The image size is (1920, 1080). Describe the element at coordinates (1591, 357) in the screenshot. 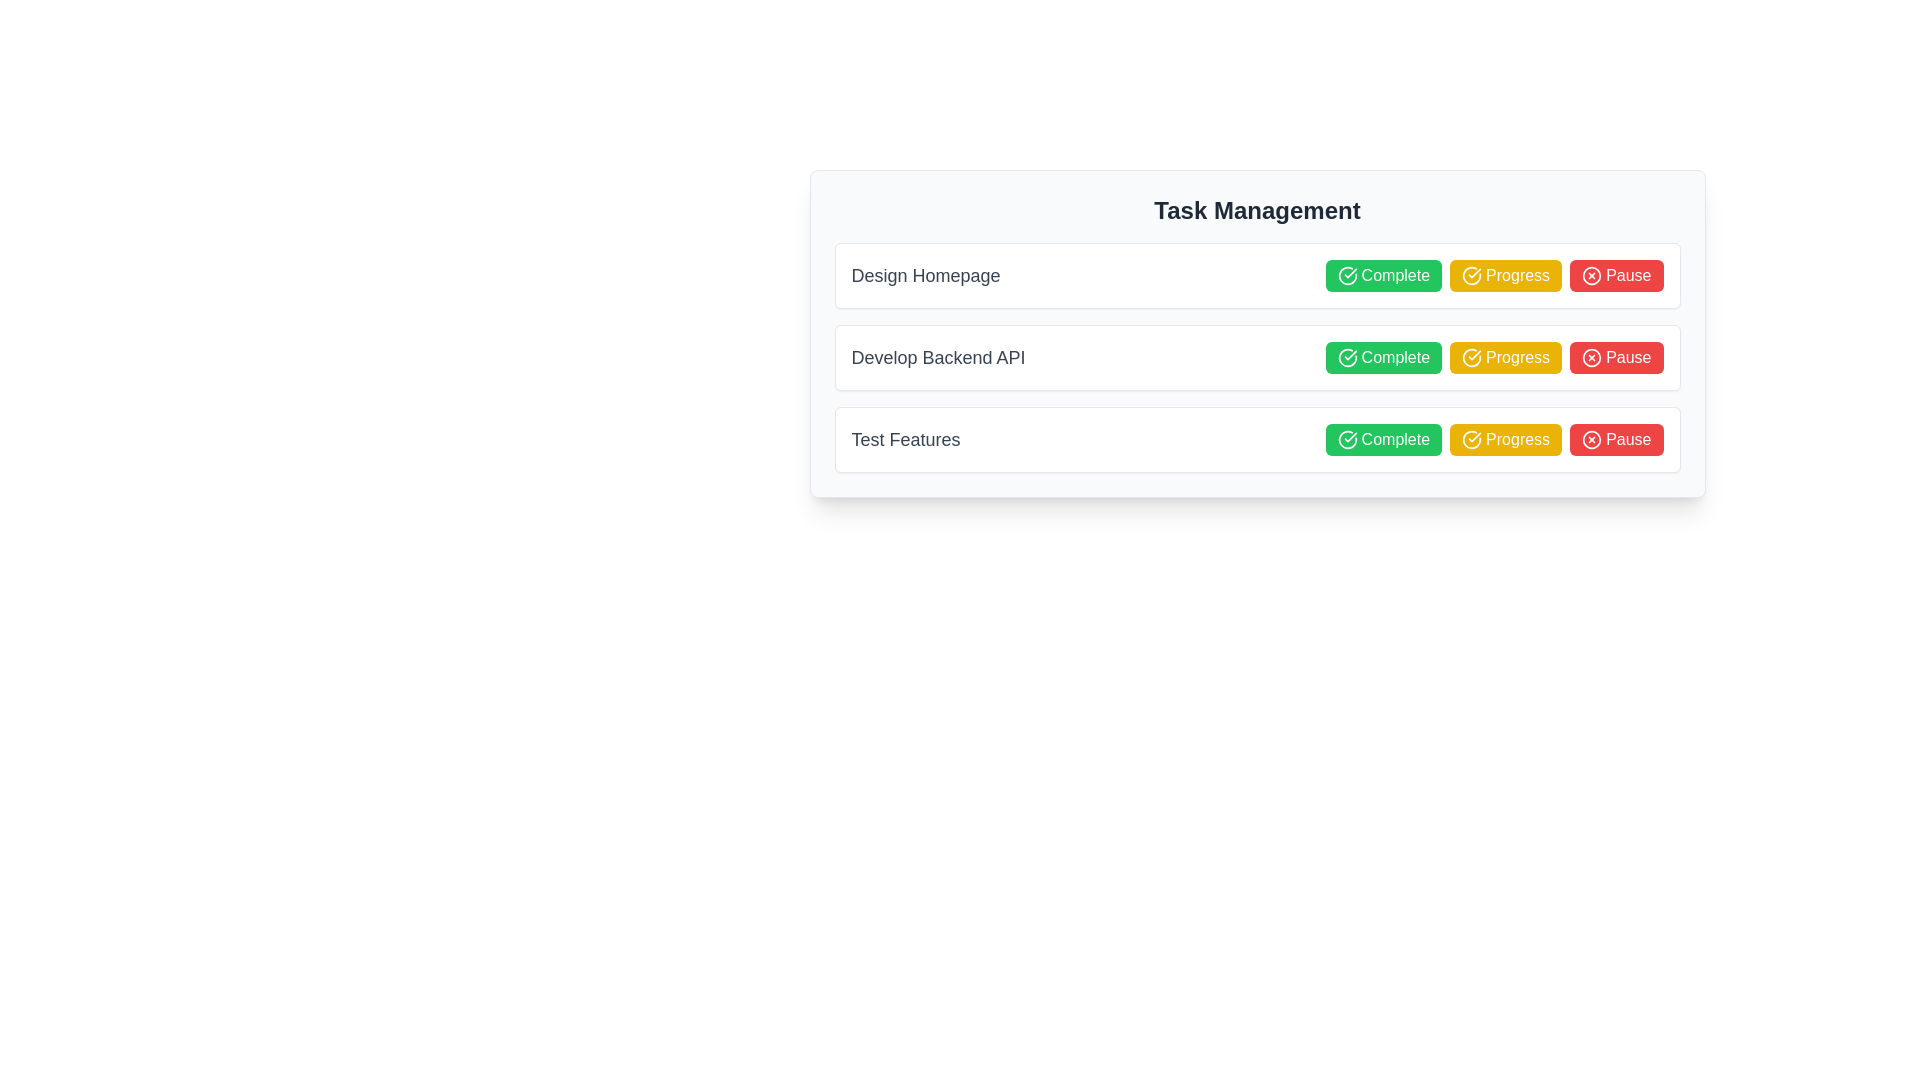

I see `the red X-shaped button` at that location.